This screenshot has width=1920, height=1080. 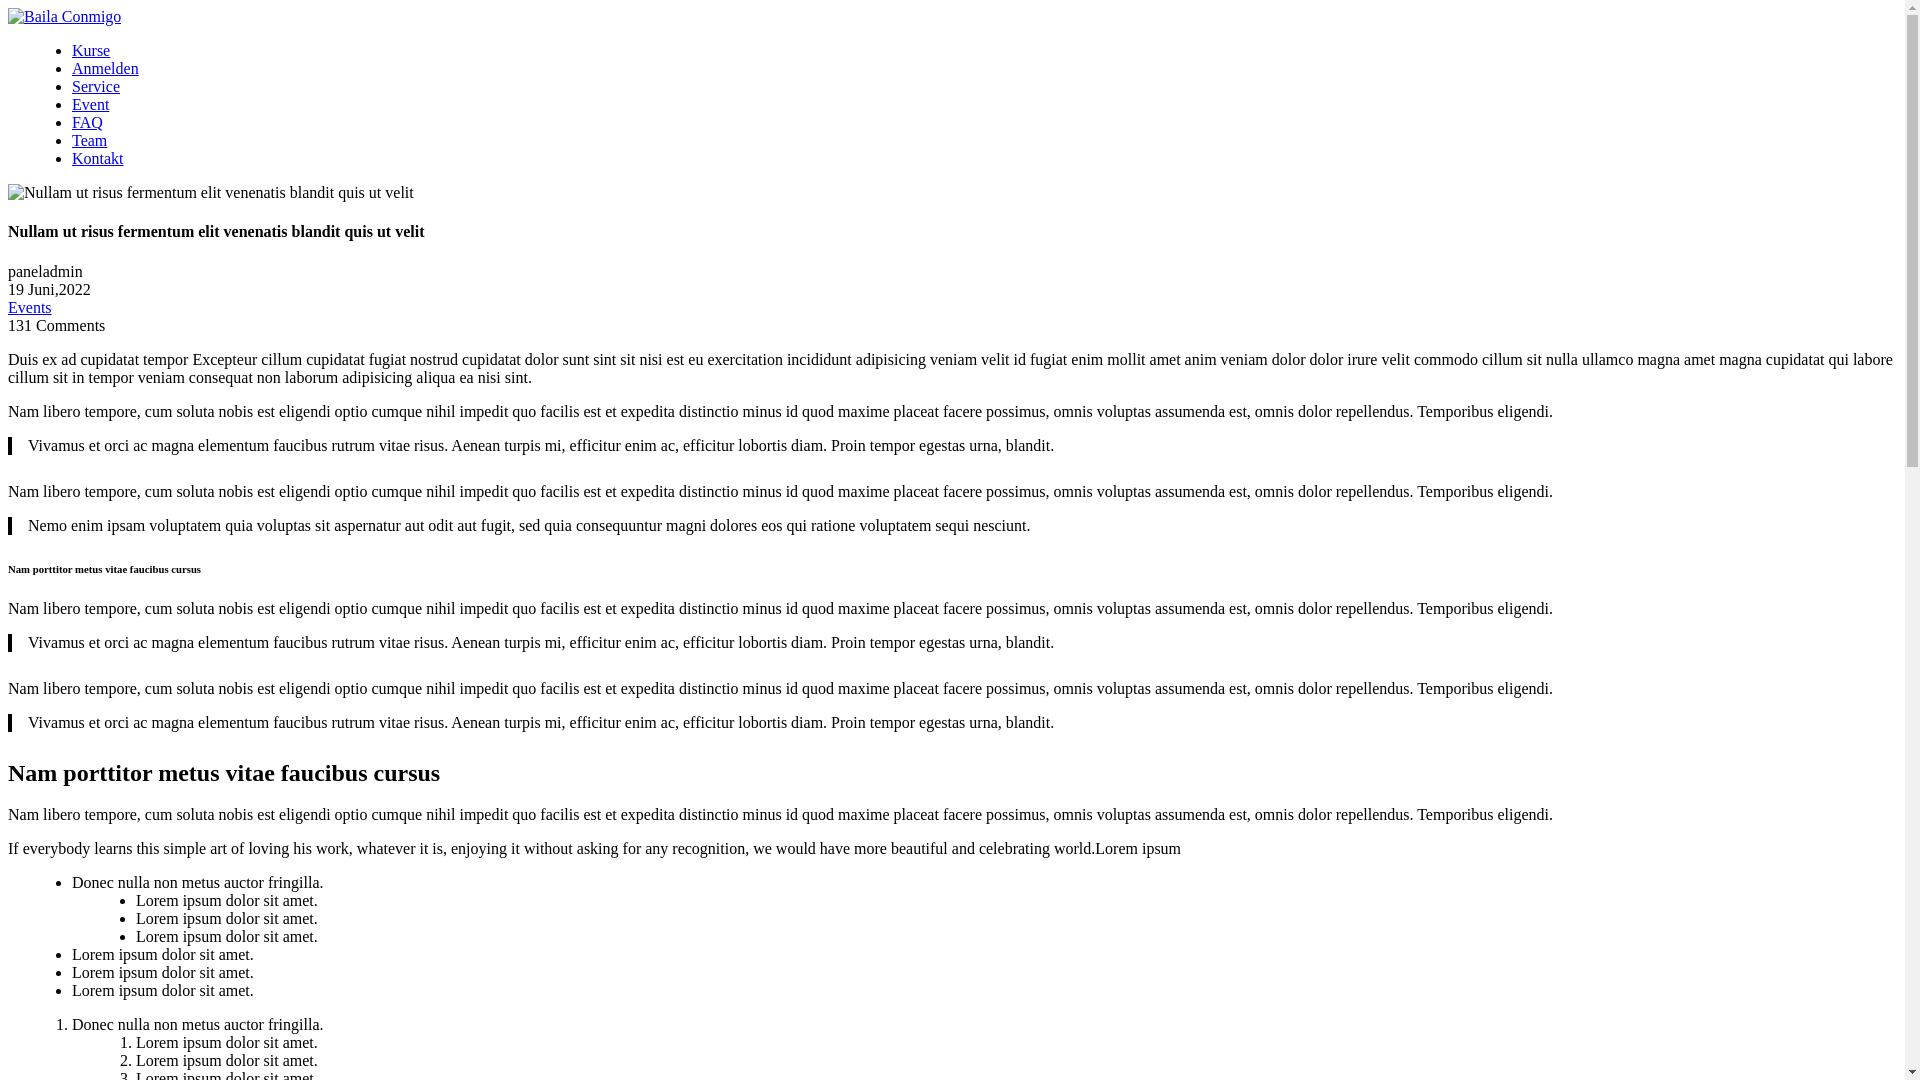 What do you see at coordinates (29, 307) in the screenshot?
I see `'Events'` at bounding box center [29, 307].